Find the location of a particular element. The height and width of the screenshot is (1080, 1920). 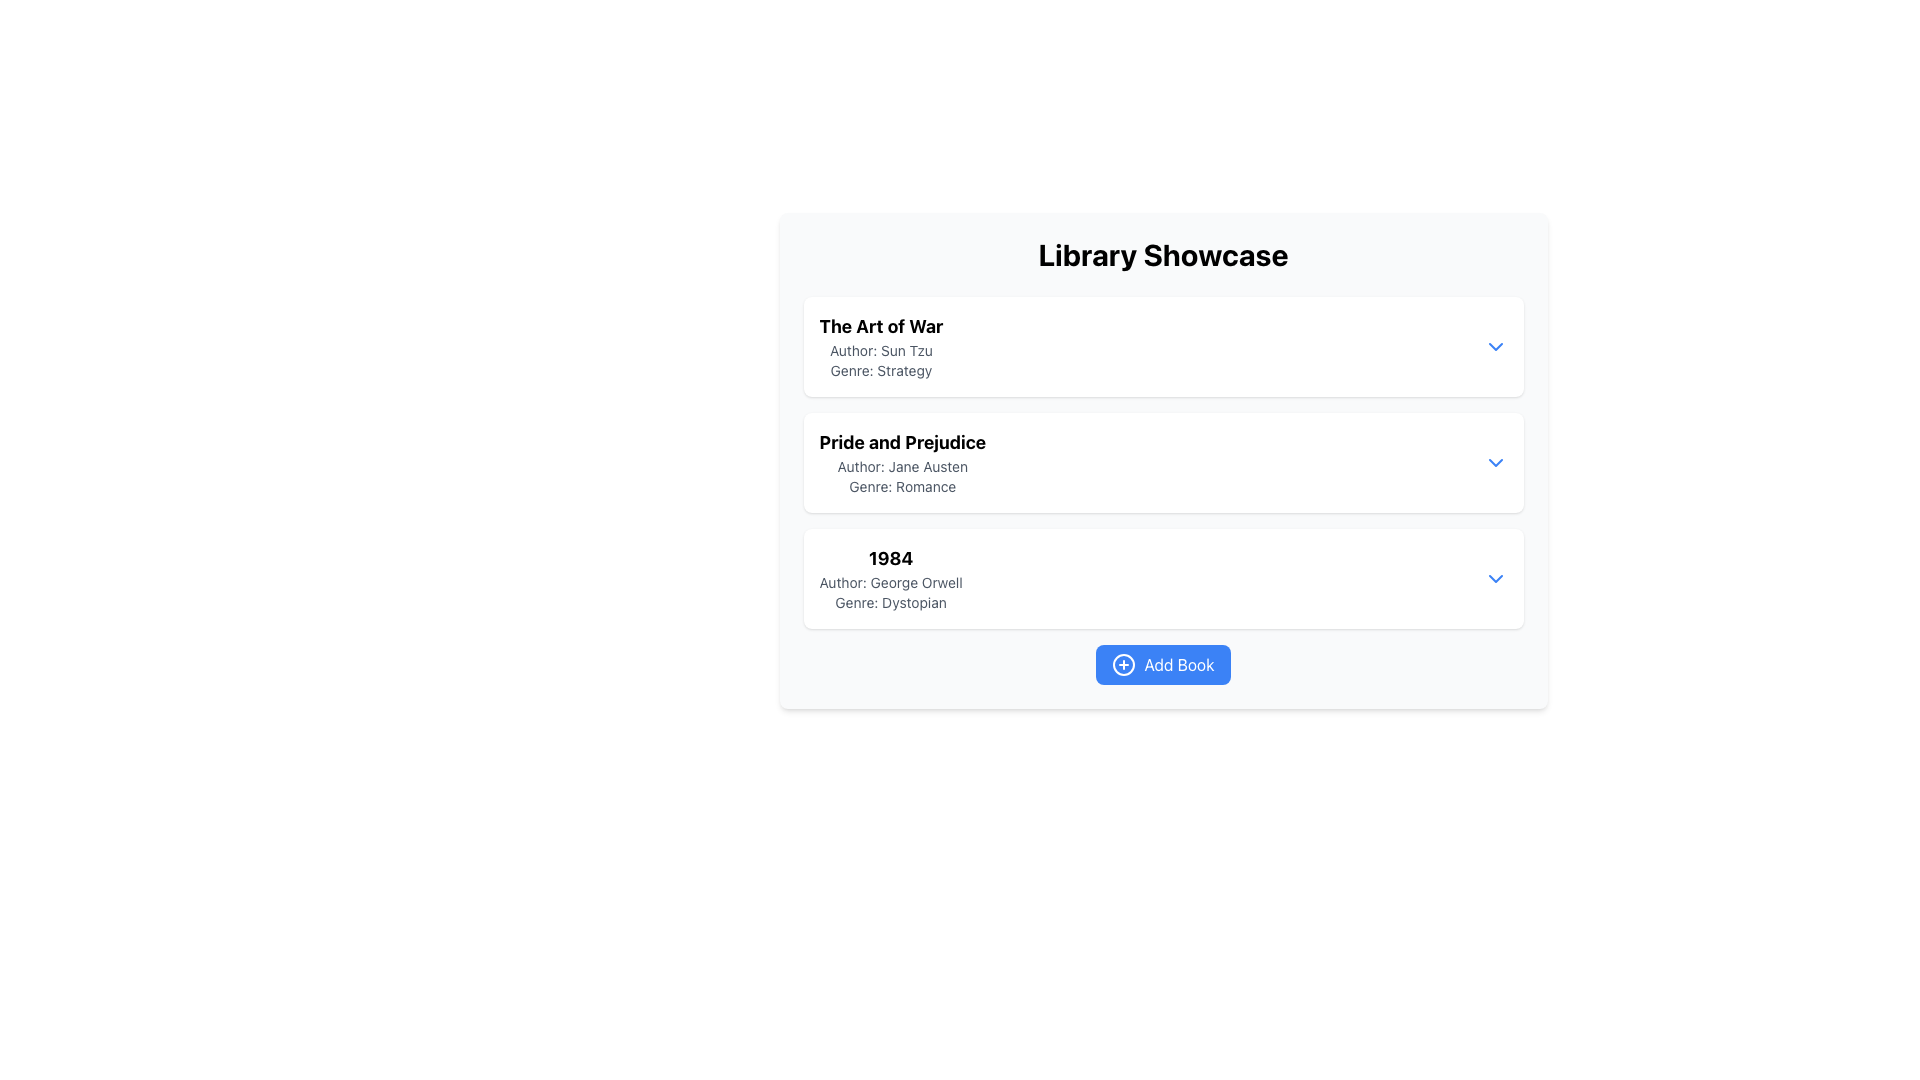

the text label displaying 'Author: George Orwell', which is styled in gray and located beneath the title '1984' is located at coordinates (890, 582).